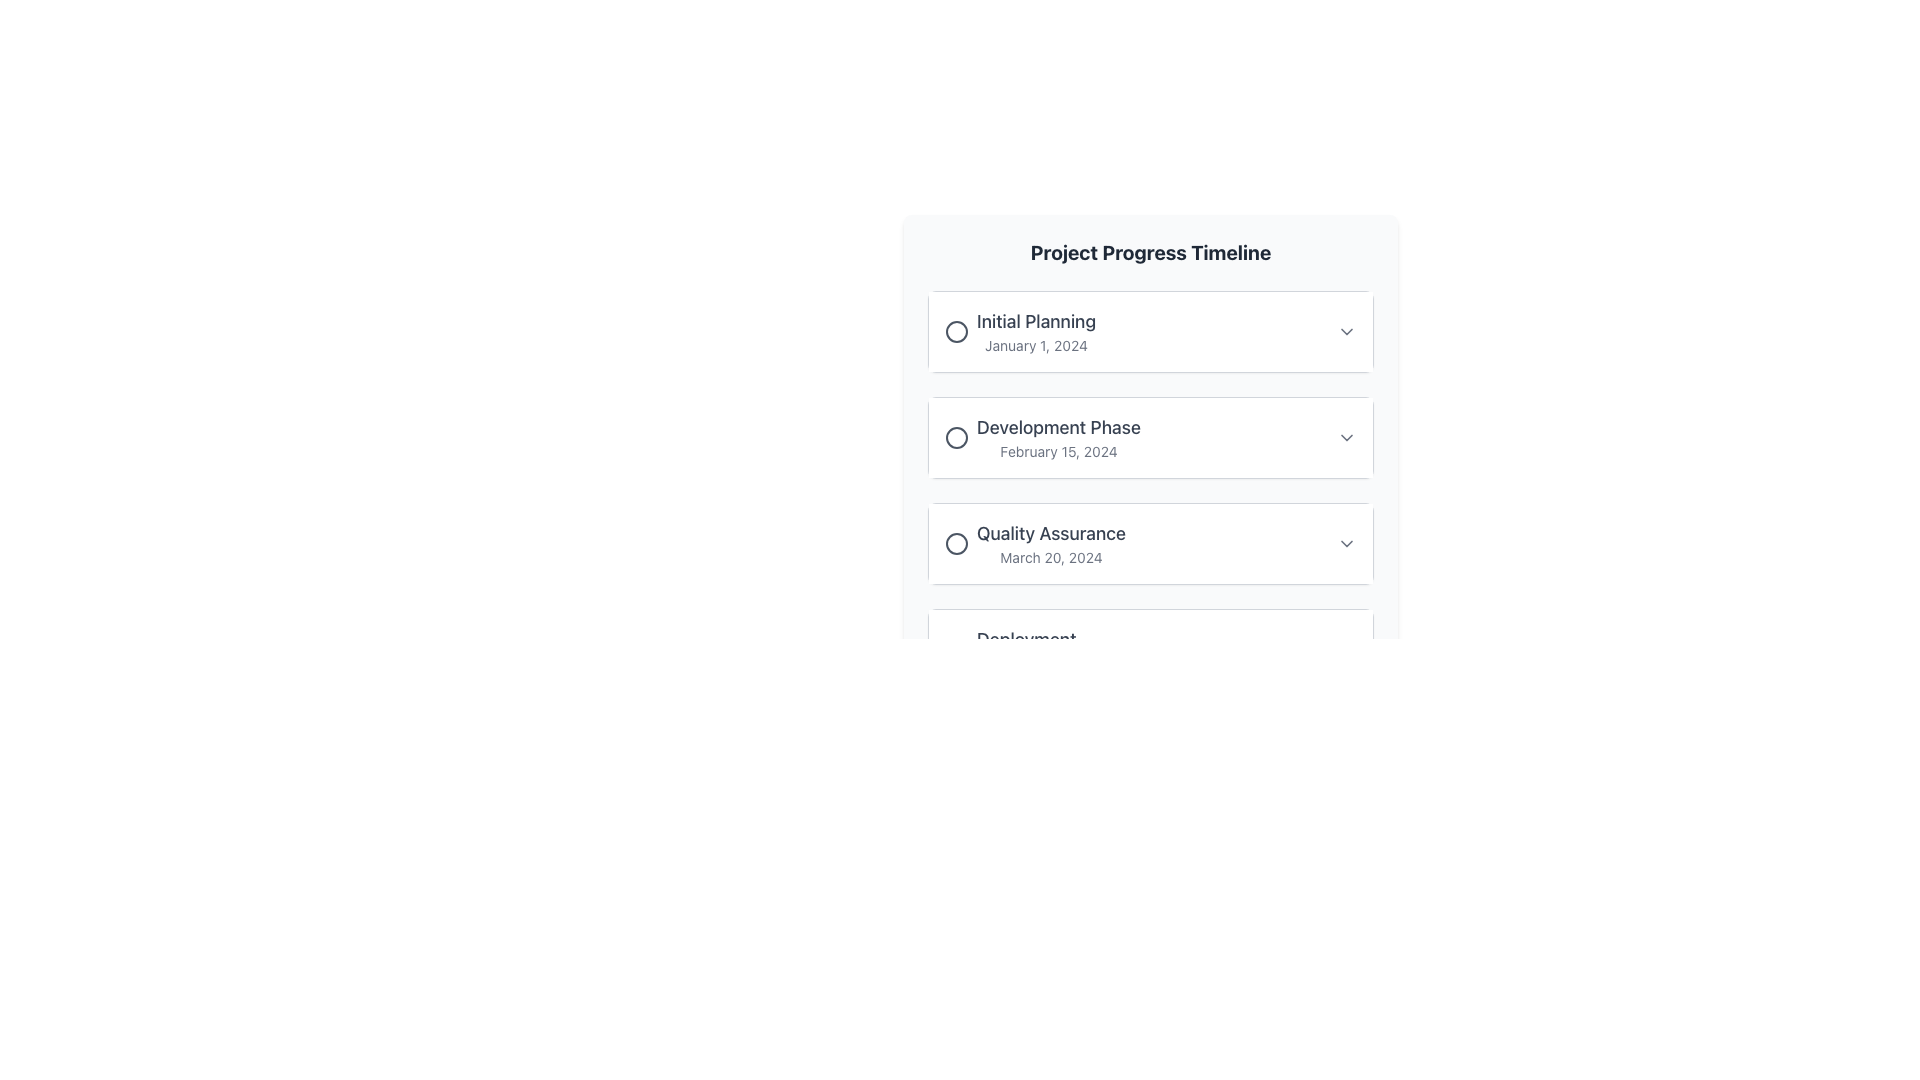 This screenshot has height=1080, width=1920. I want to click on the 'Quality Assurance' step in the 'Project Progress Timeline', which is the third card in the vertical sequence, so click(1151, 543).